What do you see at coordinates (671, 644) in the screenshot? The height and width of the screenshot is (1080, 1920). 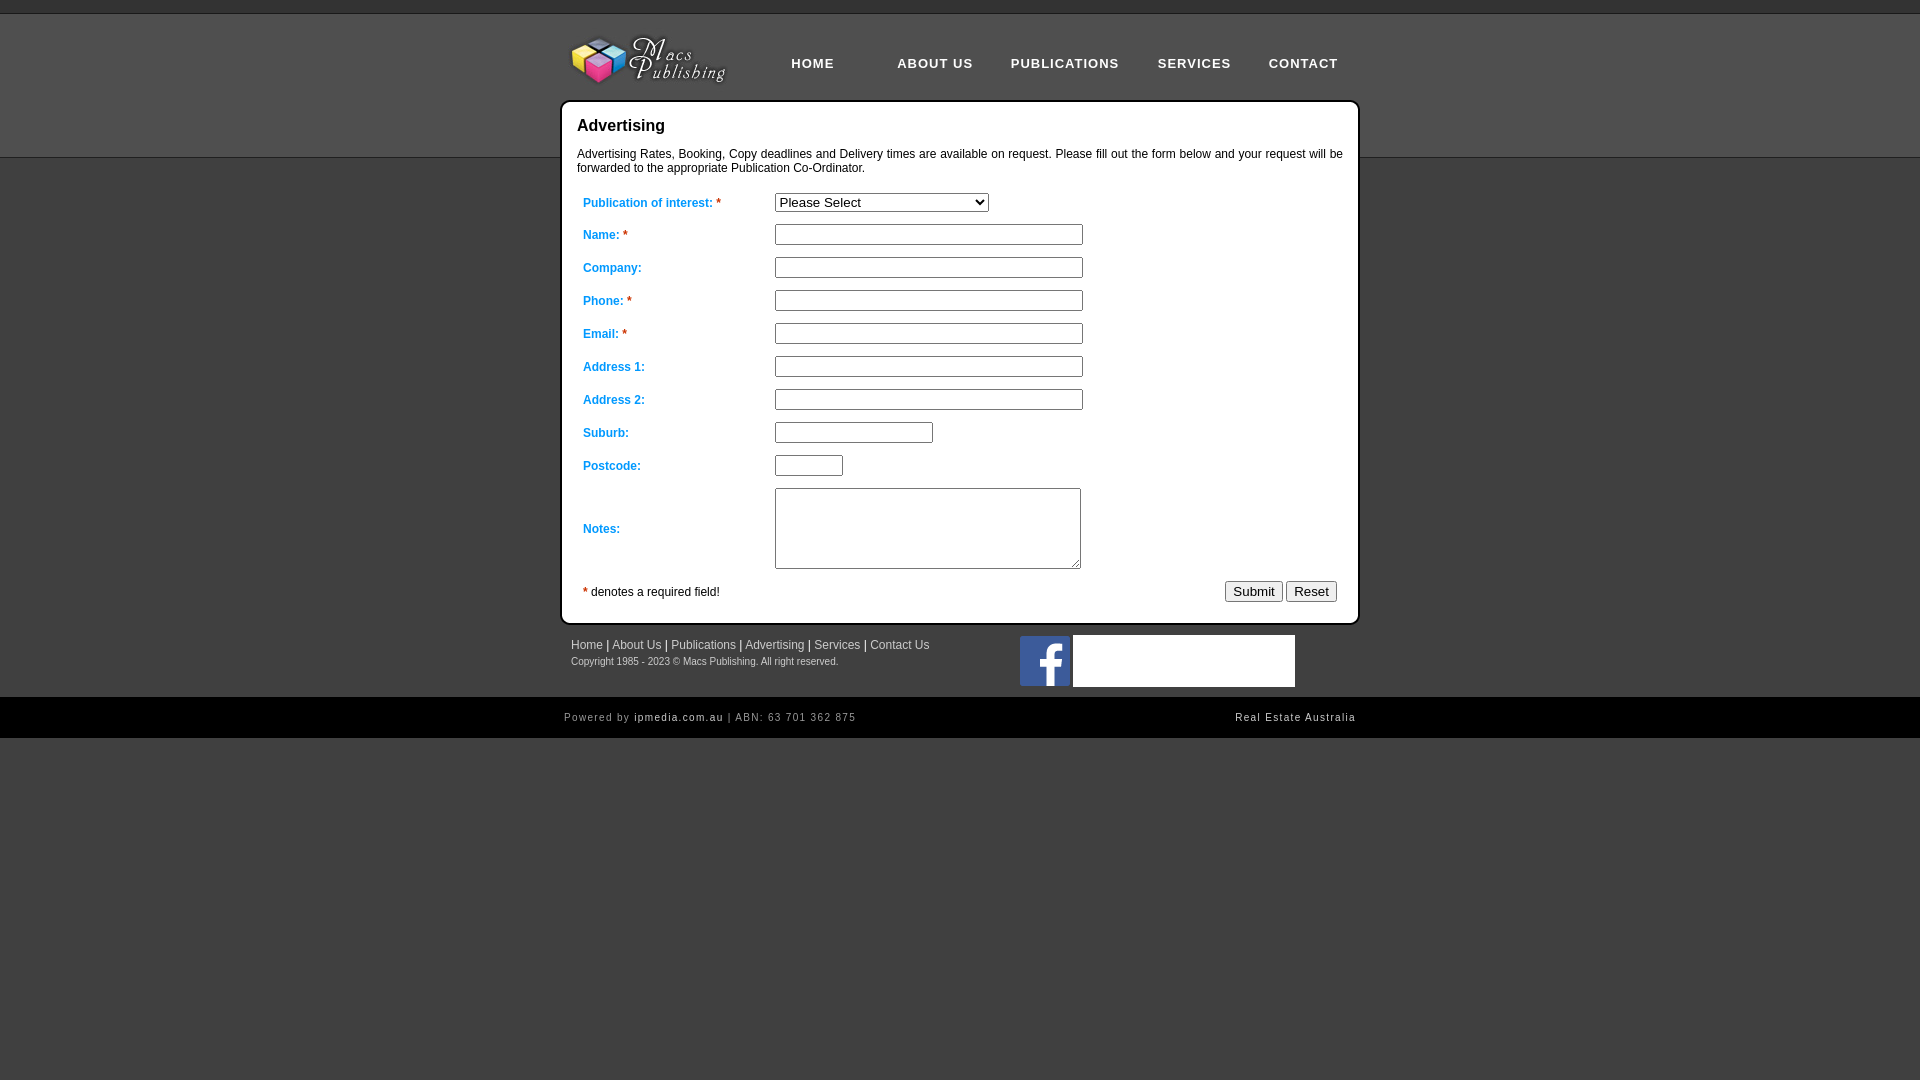 I see `'Publications'` at bounding box center [671, 644].